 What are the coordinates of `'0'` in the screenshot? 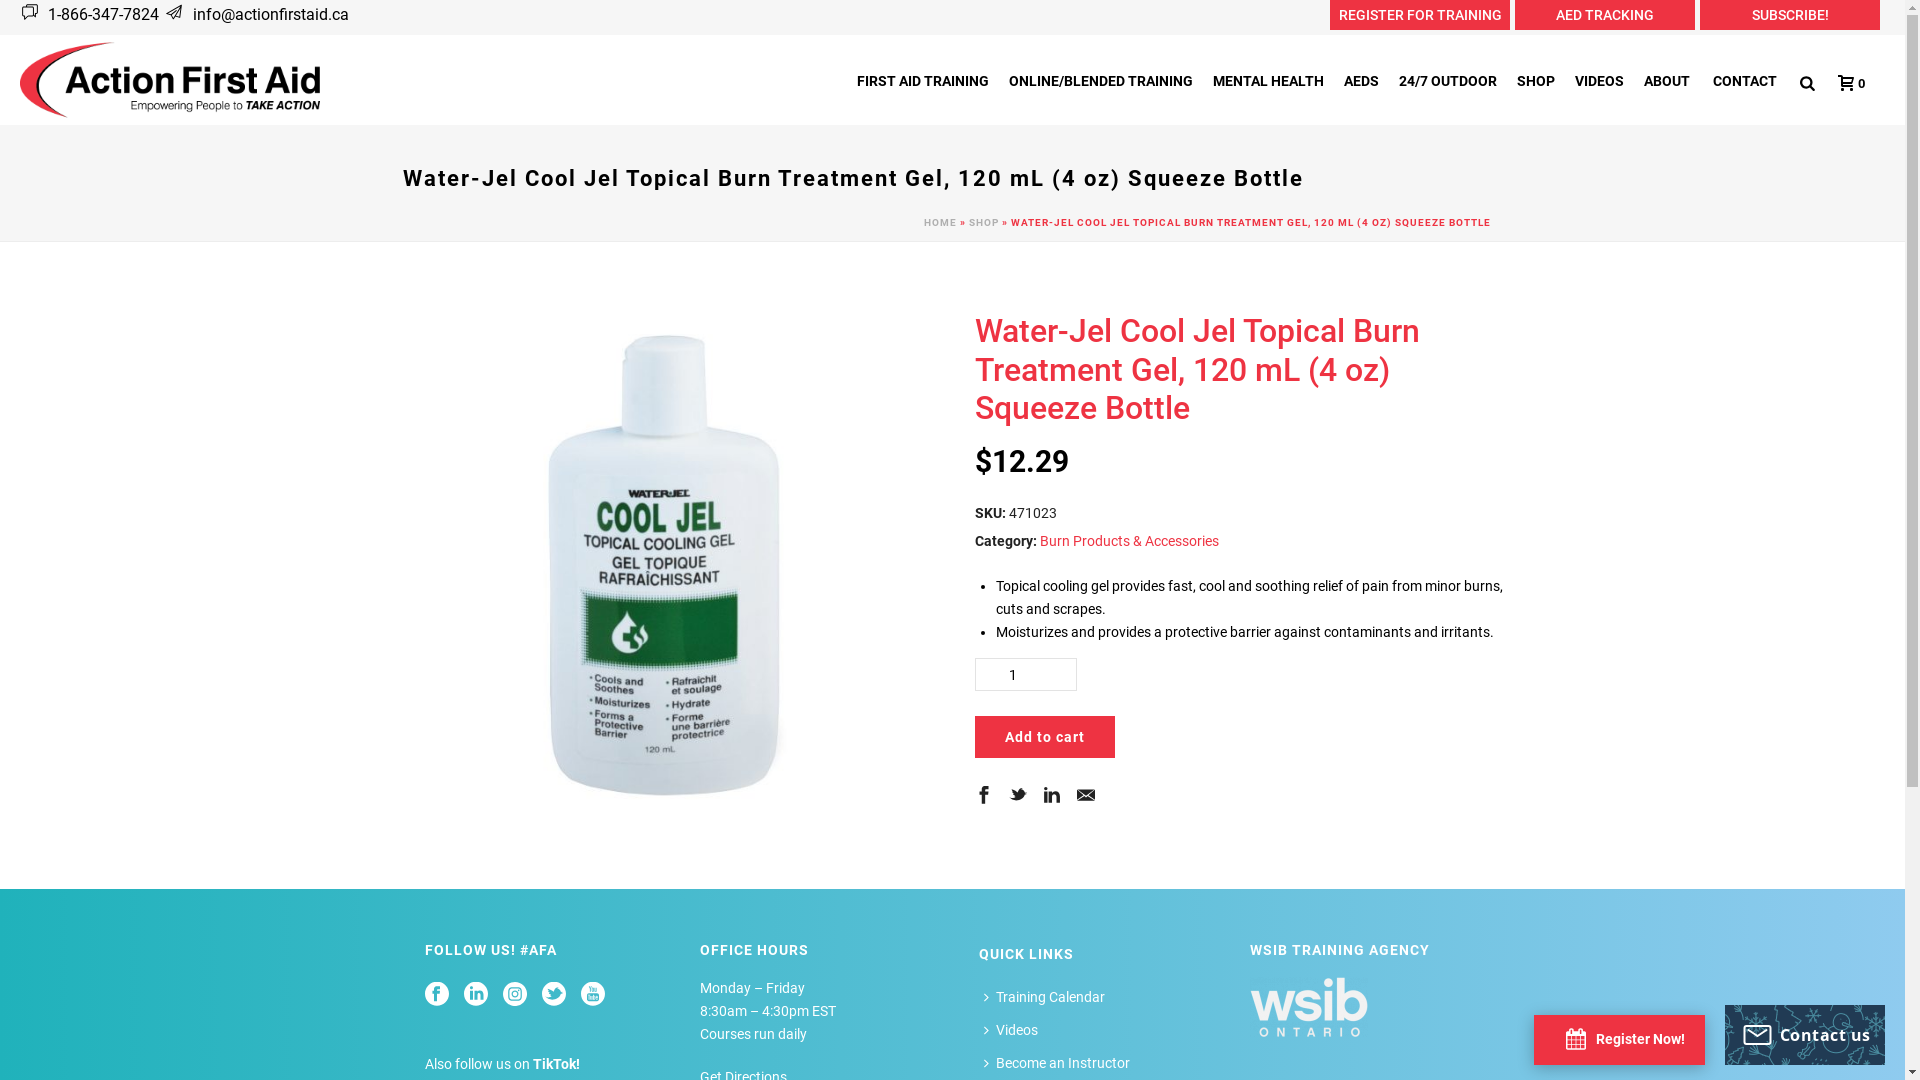 It's located at (1845, 82).